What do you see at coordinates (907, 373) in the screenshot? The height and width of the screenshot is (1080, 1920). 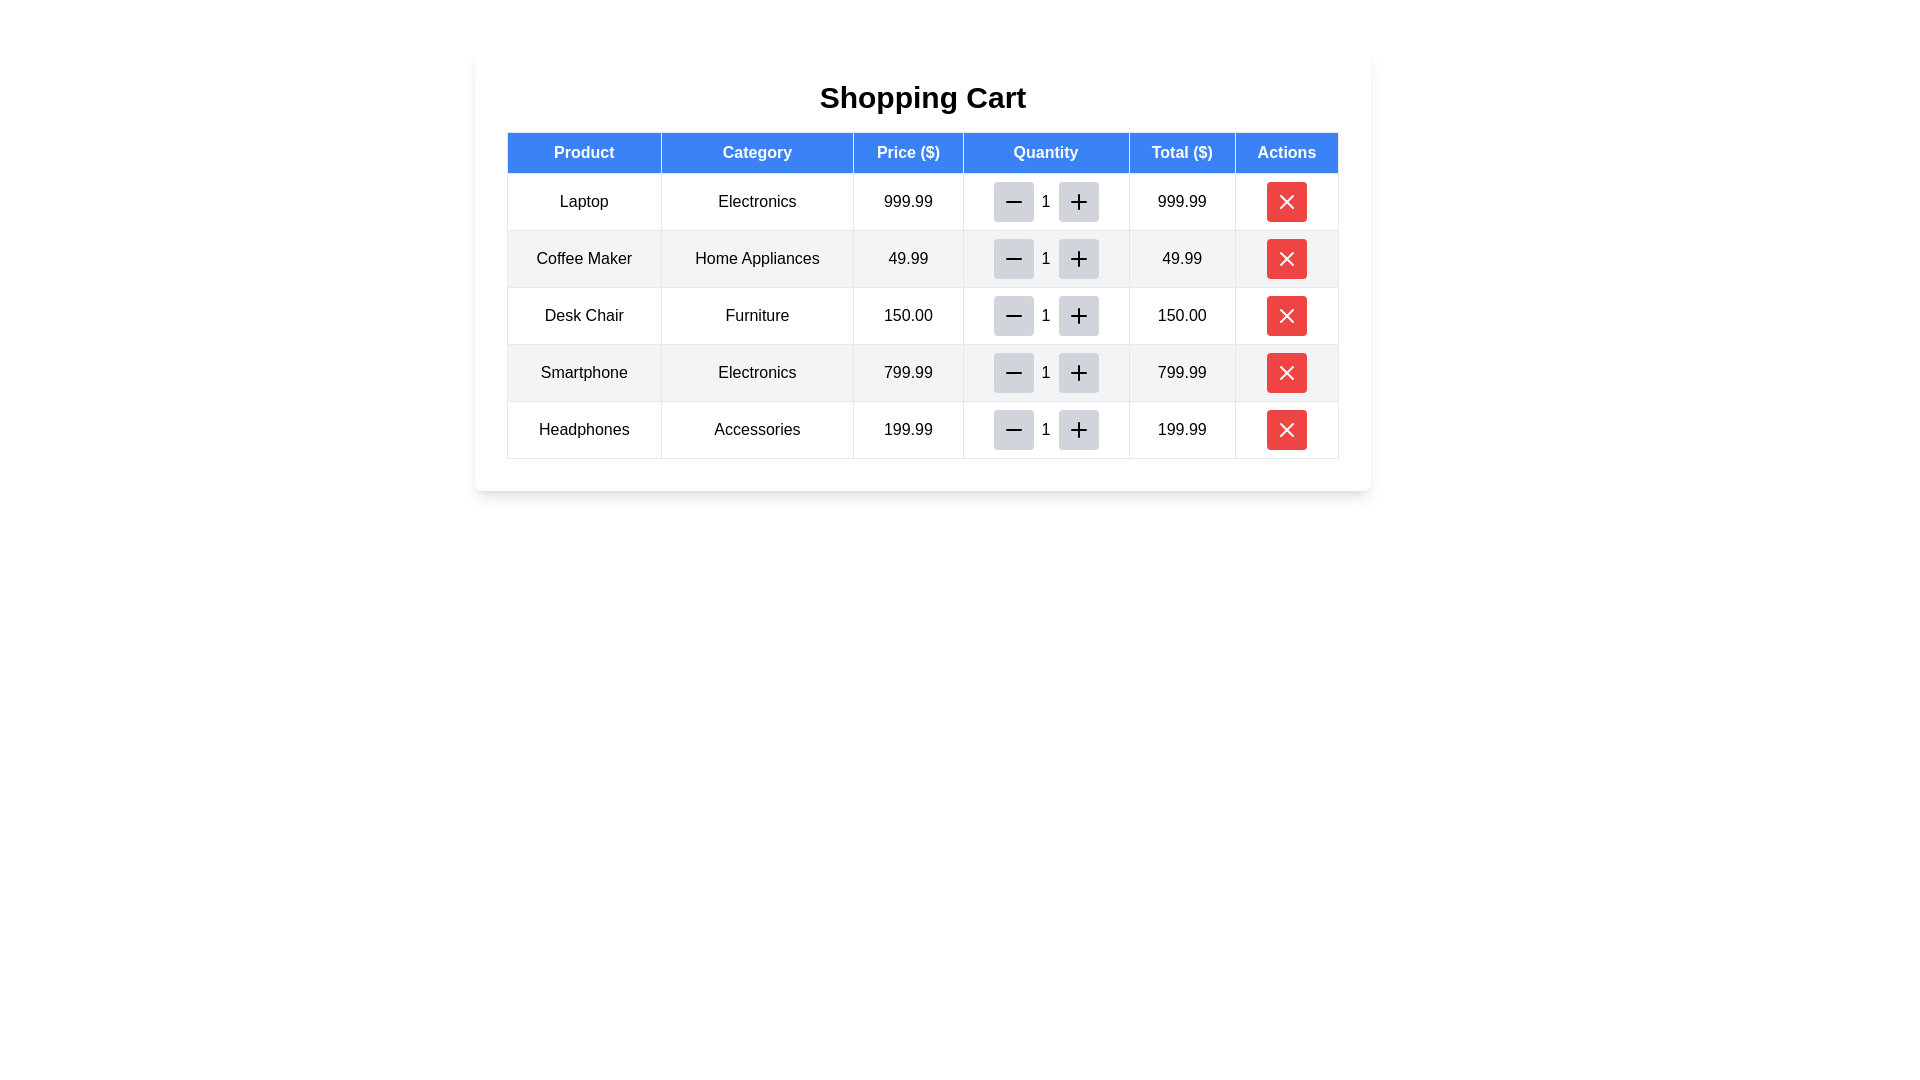 I see `the price label of the Smartphone in the shopping cart table, located in the third column under the 'Price ($)' header` at bounding box center [907, 373].